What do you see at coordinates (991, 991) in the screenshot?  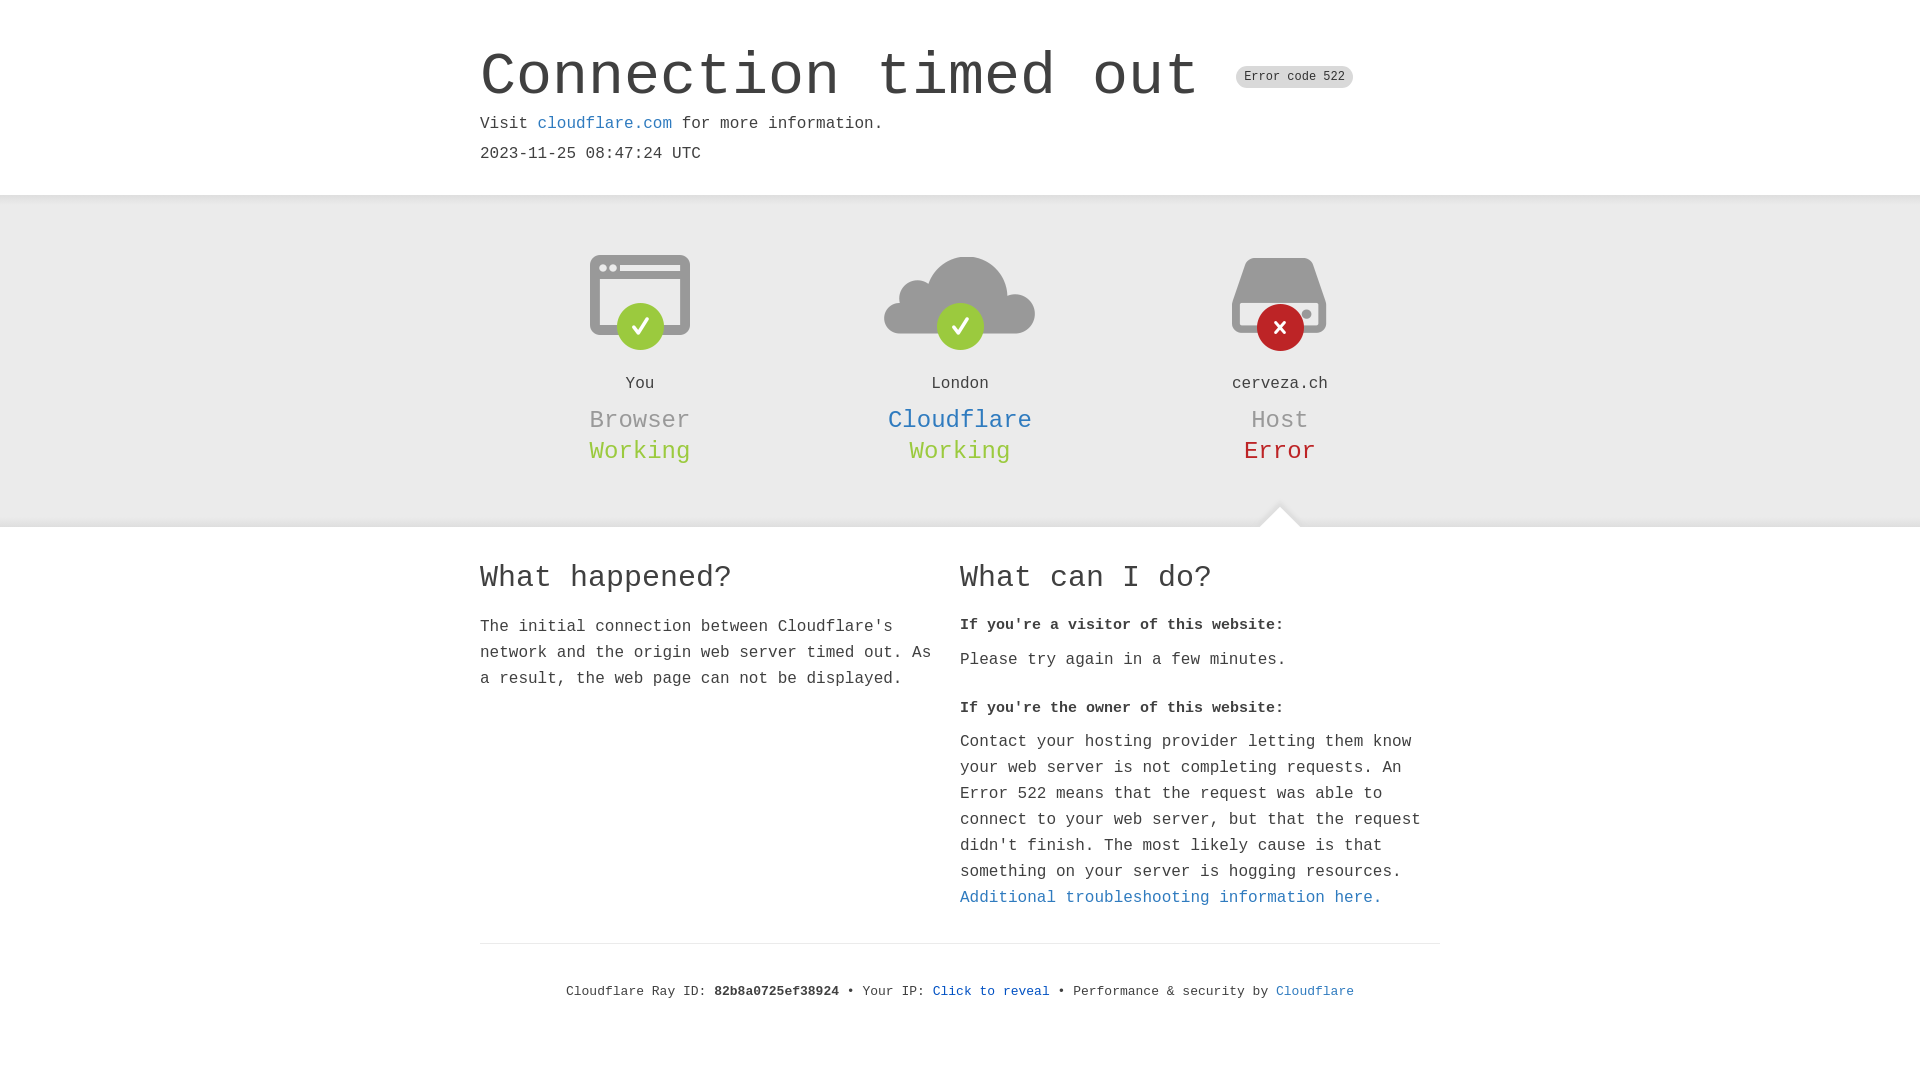 I see `'Click to reveal'` at bounding box center [991, 991].